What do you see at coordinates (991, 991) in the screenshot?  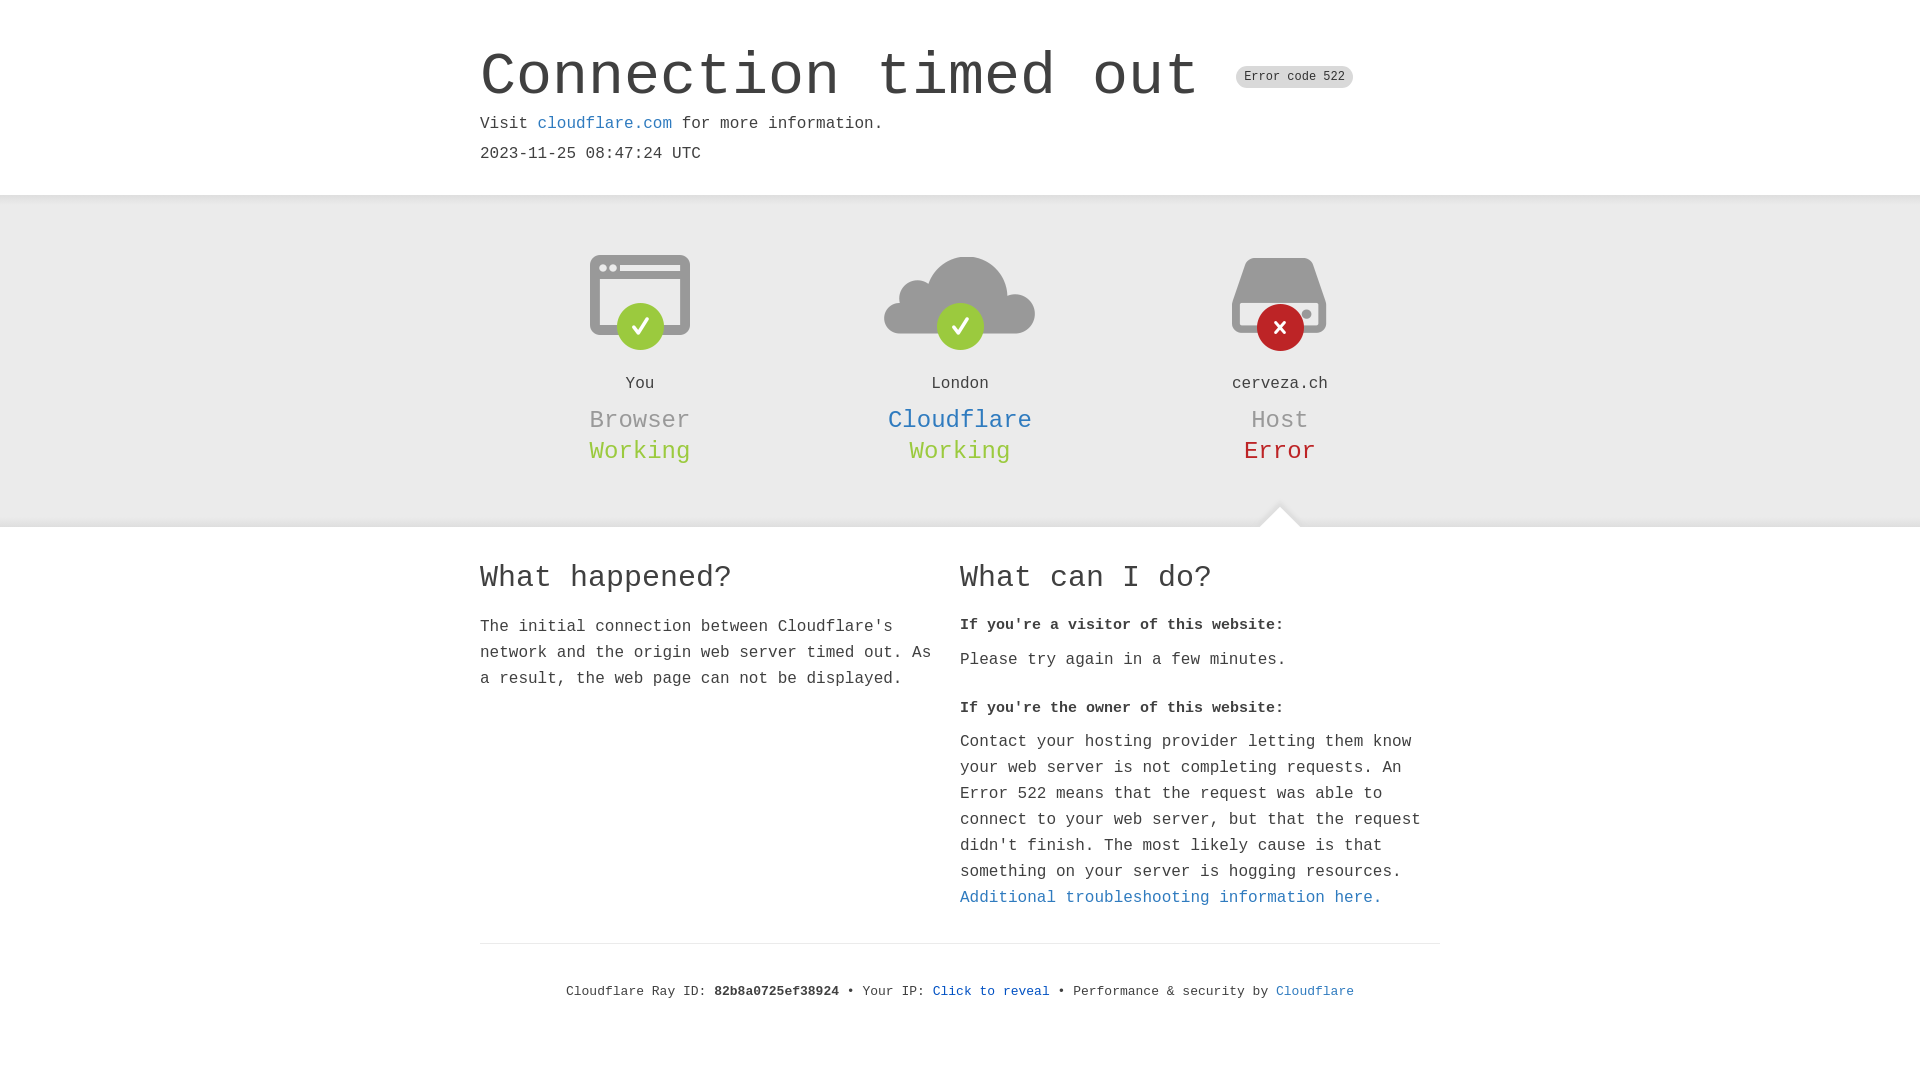 I see `'Click to reveal'` at bounding box center [991, 991].